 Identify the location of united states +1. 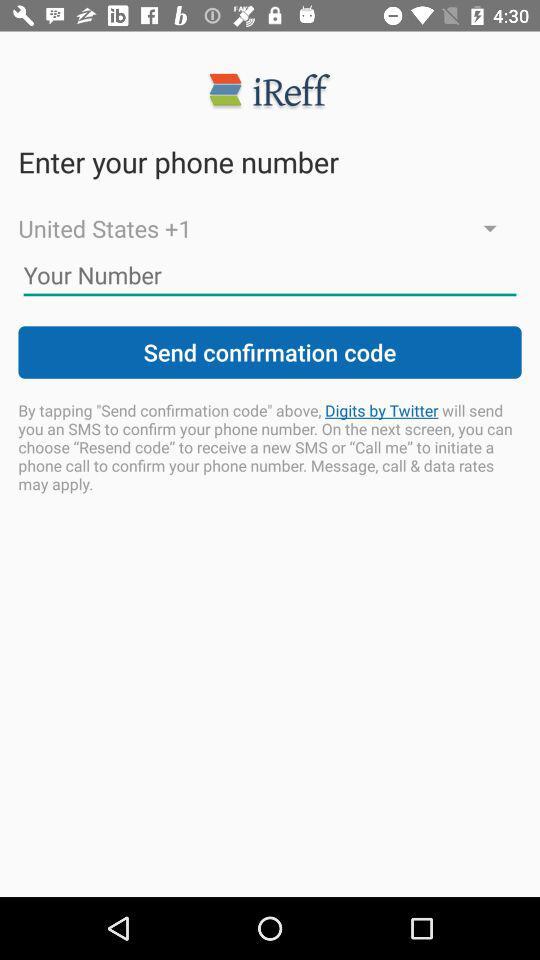
(270, 228).